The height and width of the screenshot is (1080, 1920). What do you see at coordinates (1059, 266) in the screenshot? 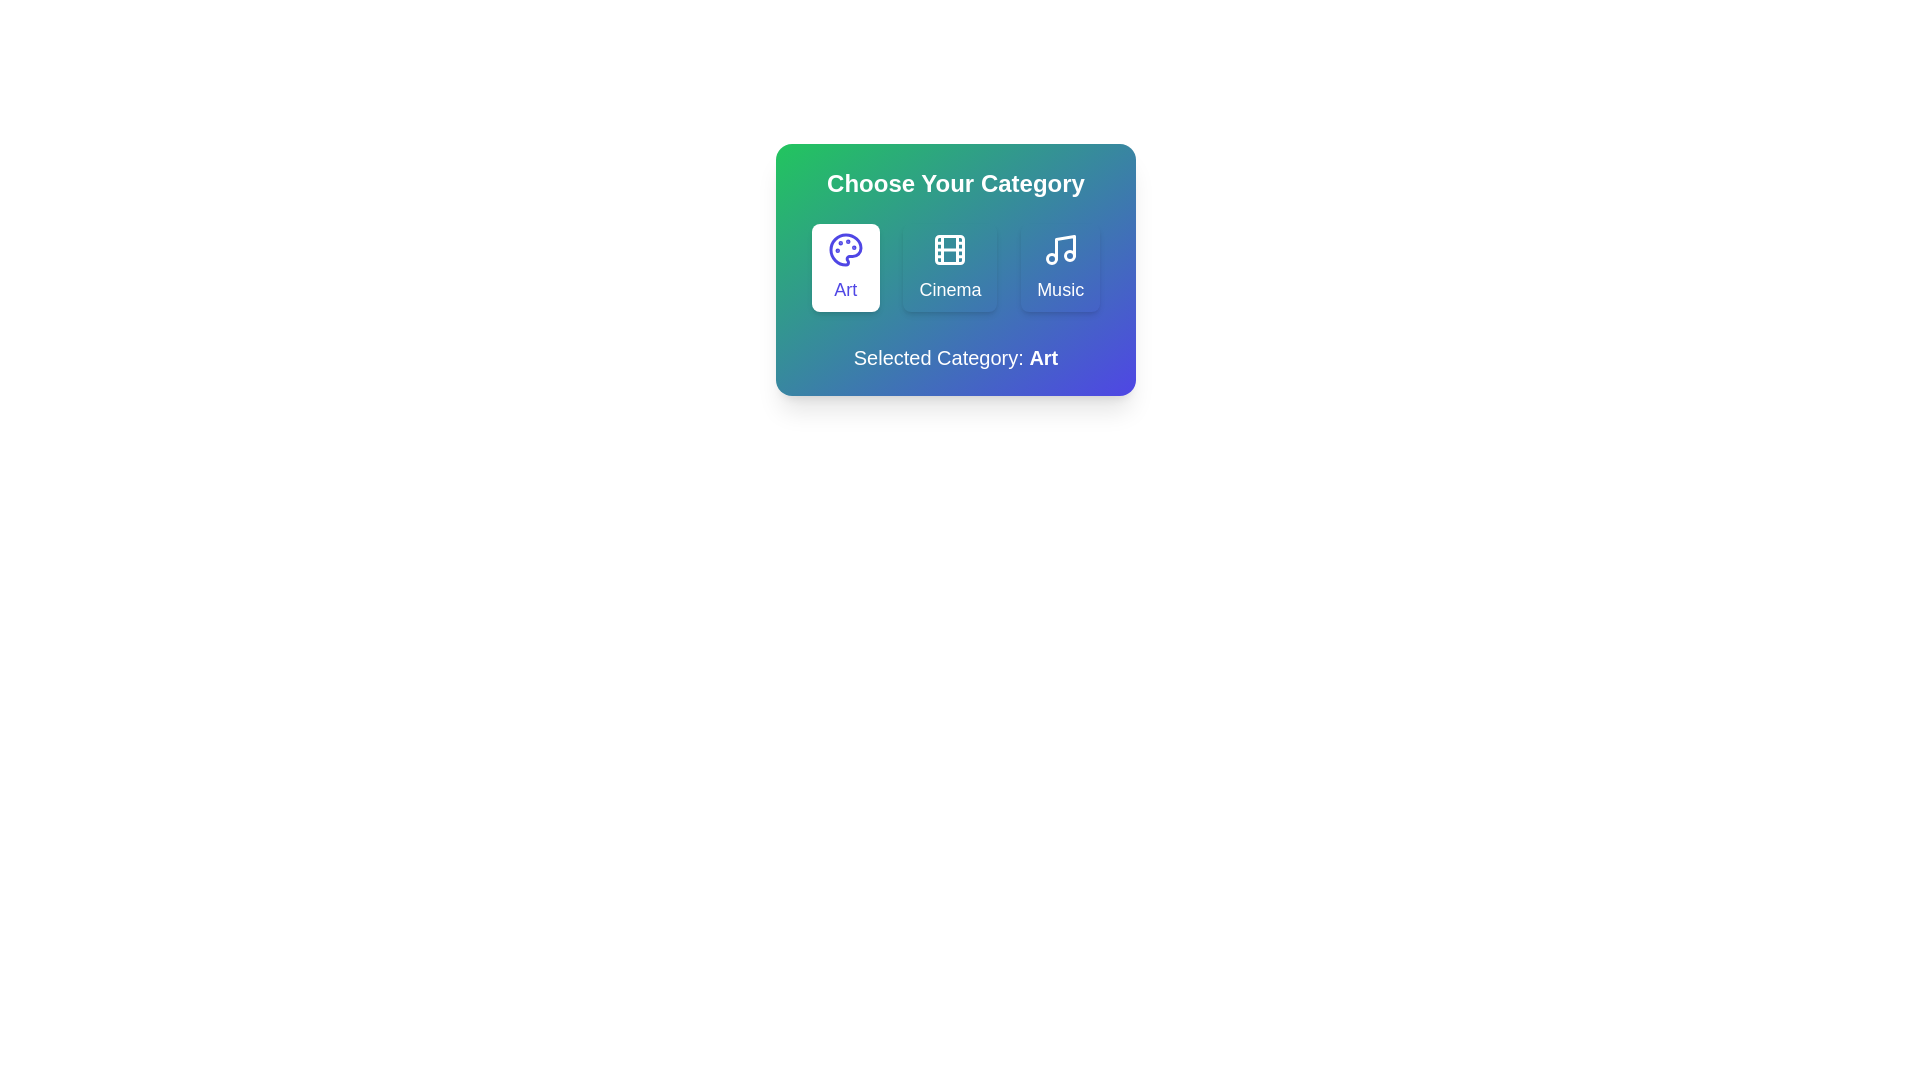
I see `the 'Music' category button to select it` at bounding box center [1059, 266].